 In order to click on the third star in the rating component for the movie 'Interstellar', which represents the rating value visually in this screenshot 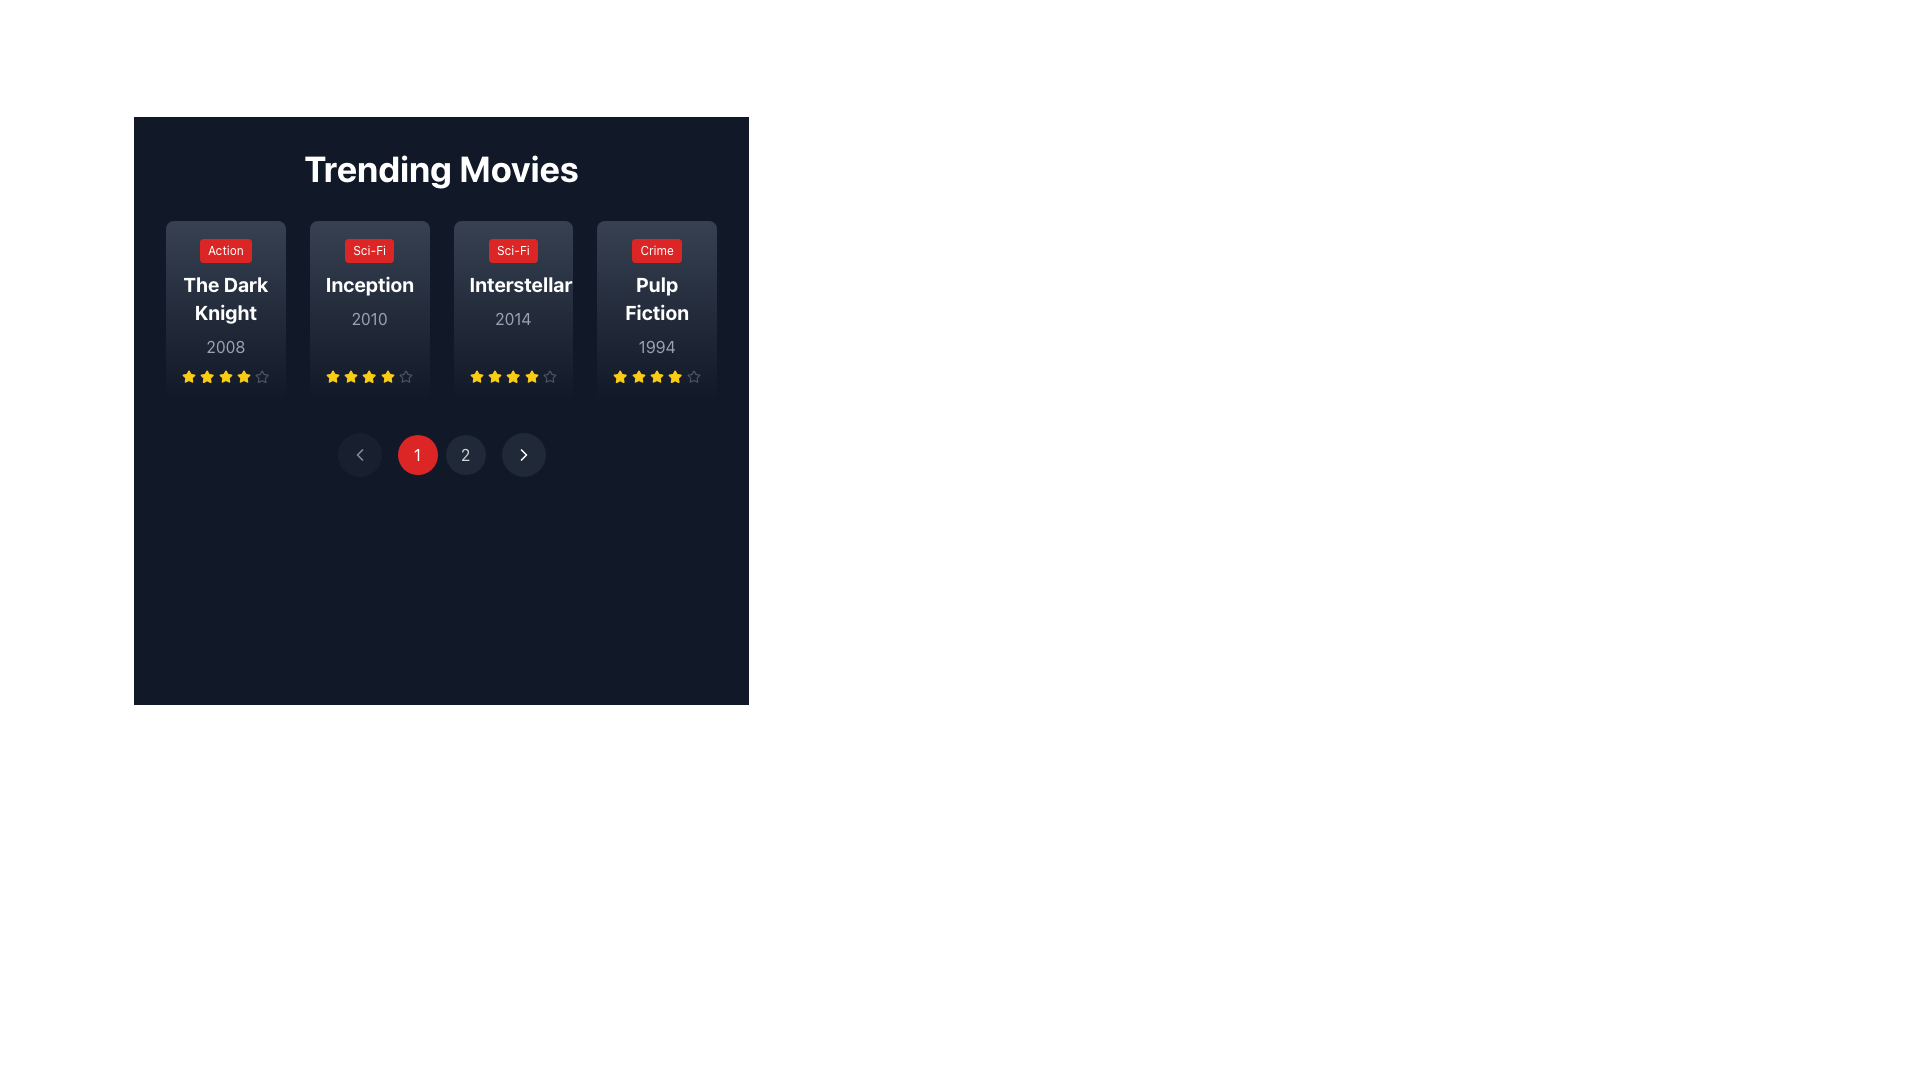, I will do `click(494, 376)`.